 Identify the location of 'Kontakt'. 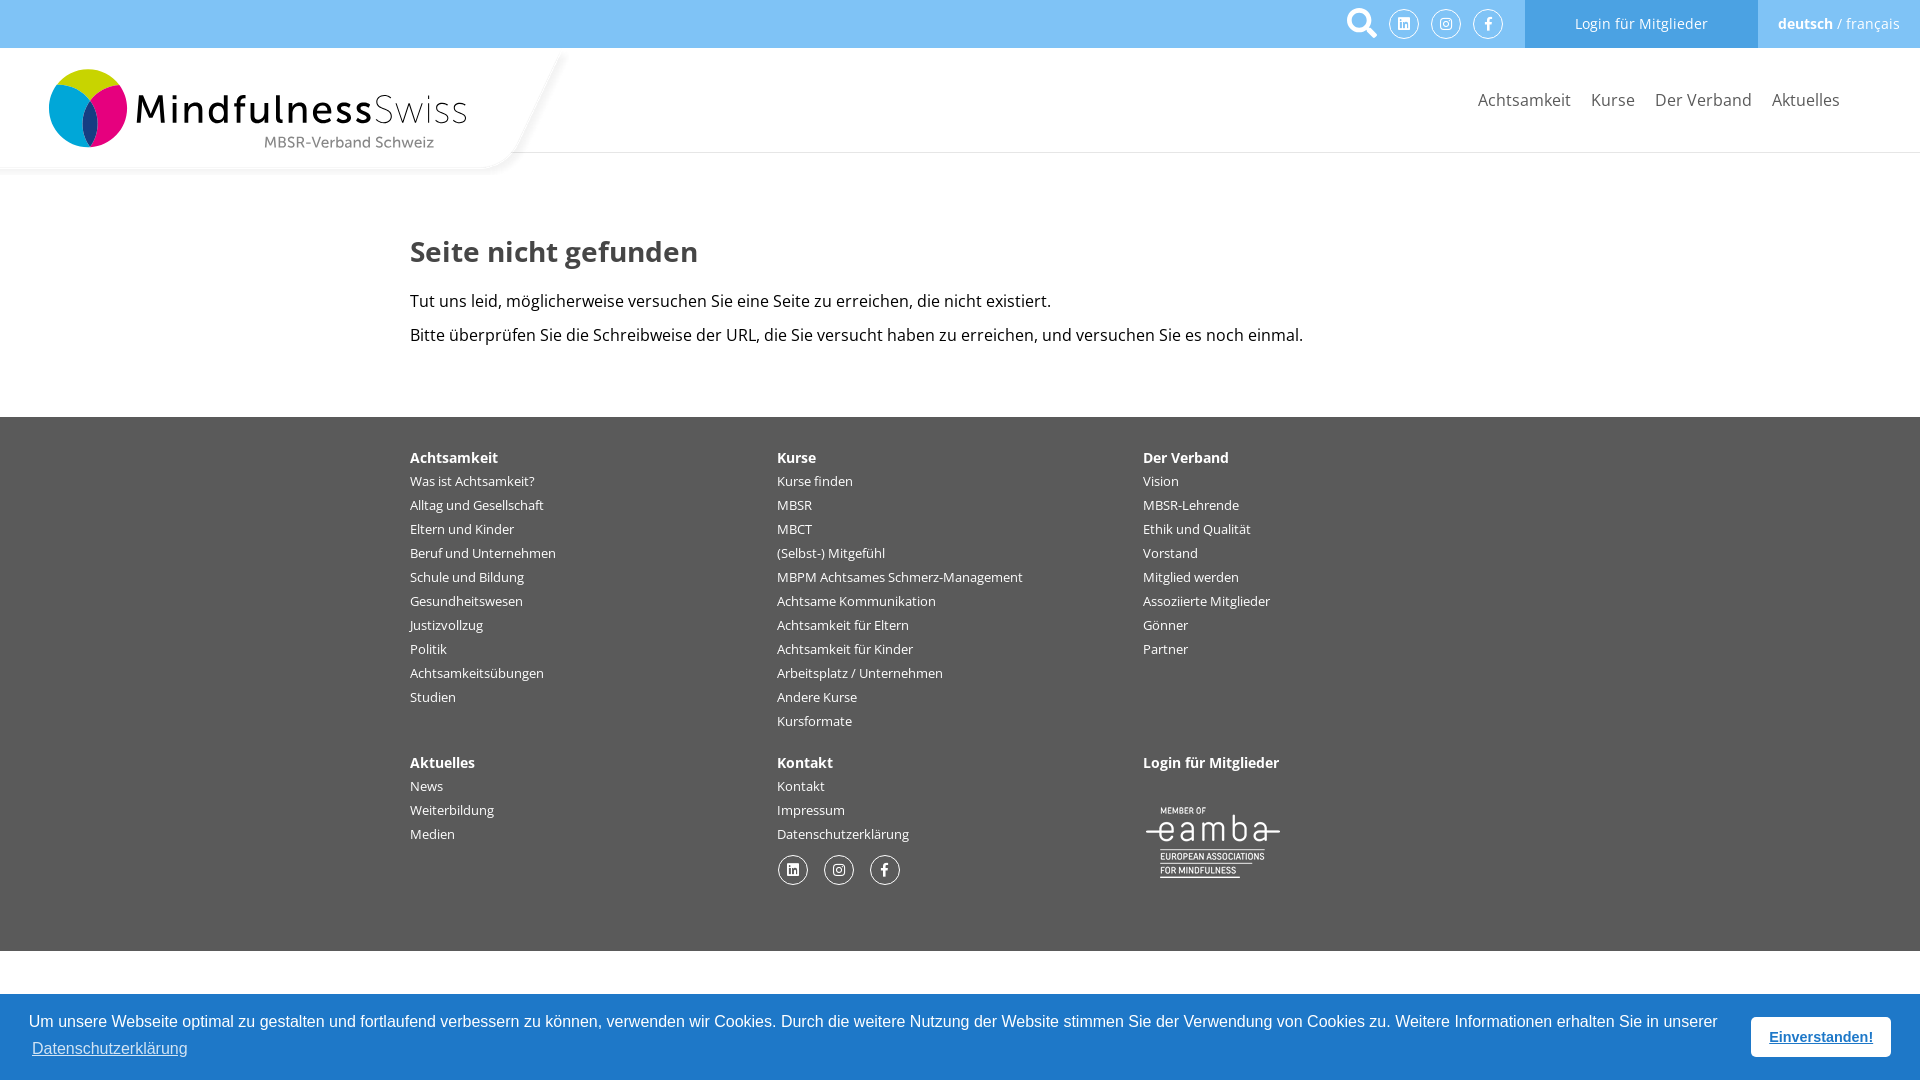
(776, 785).